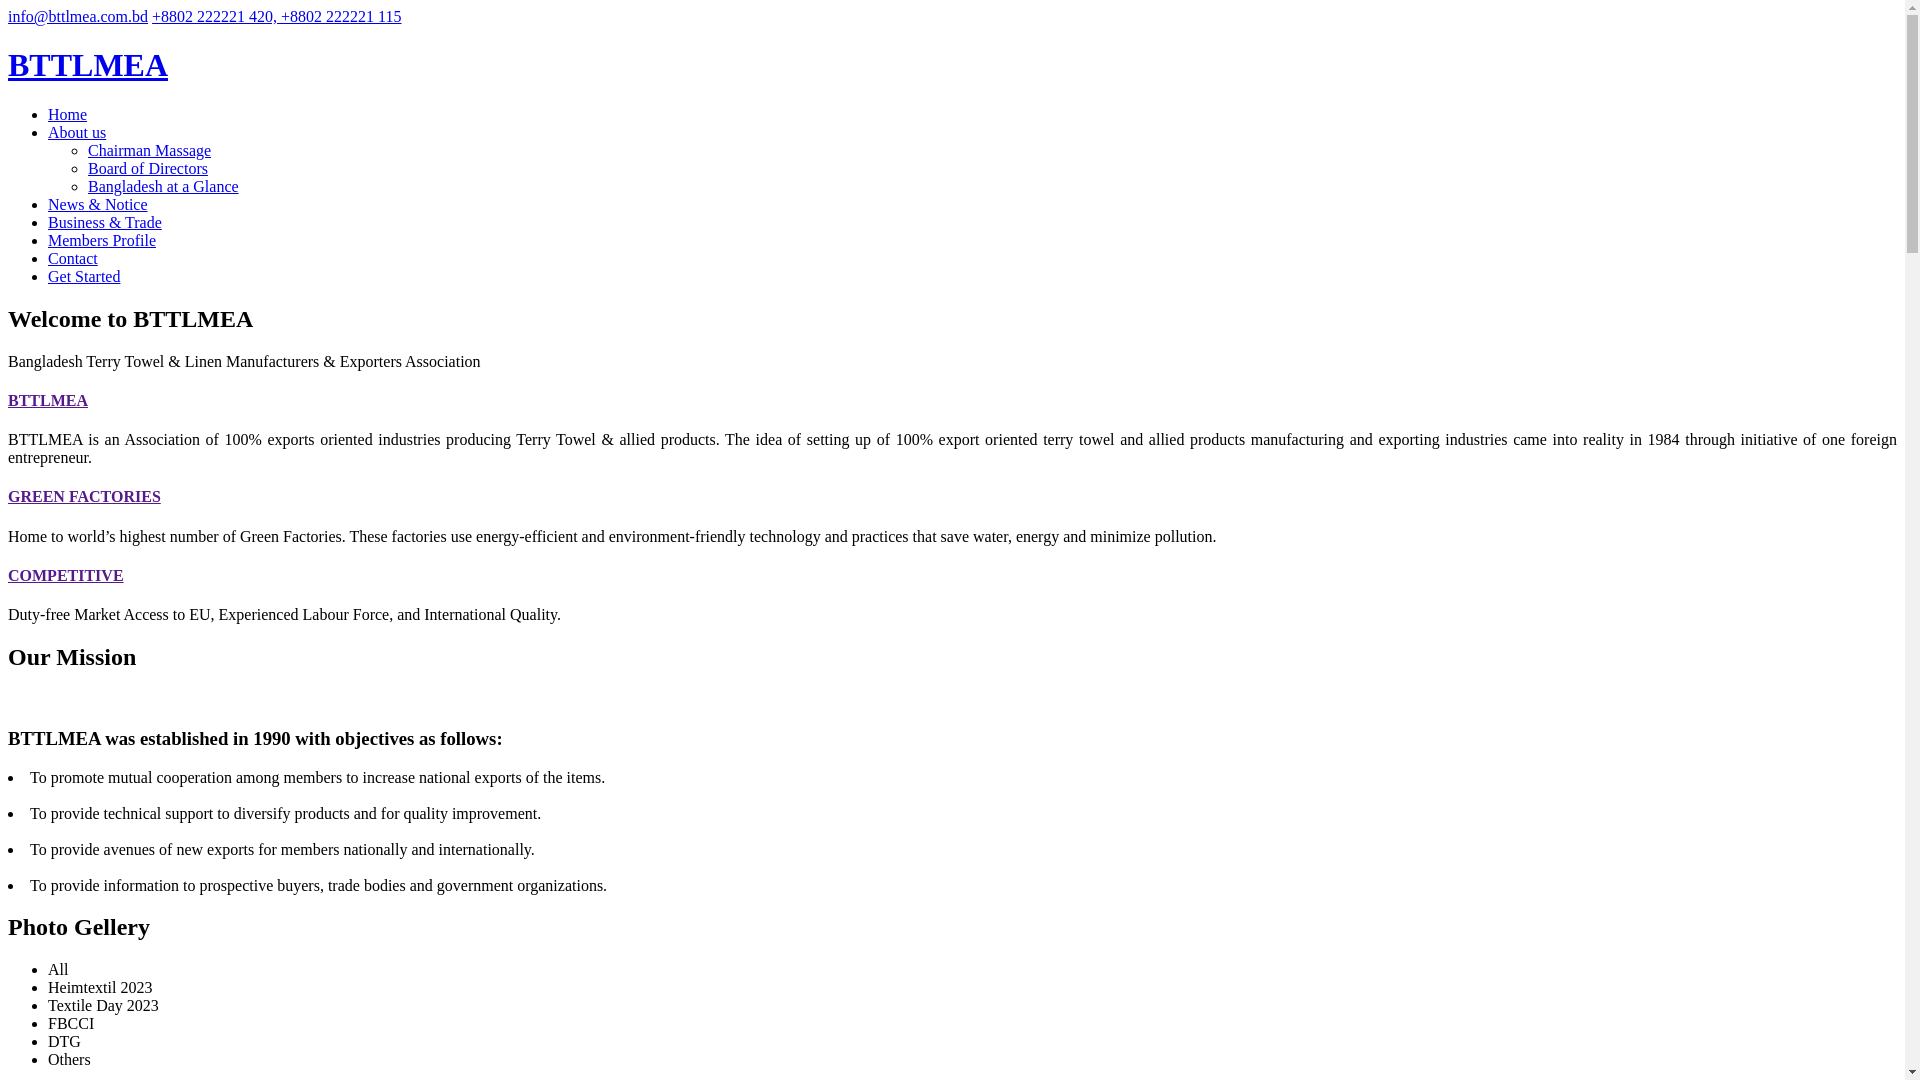  Describe the element at coordinates (76, 132) in the screenshot. I see `'About us'` at that location.